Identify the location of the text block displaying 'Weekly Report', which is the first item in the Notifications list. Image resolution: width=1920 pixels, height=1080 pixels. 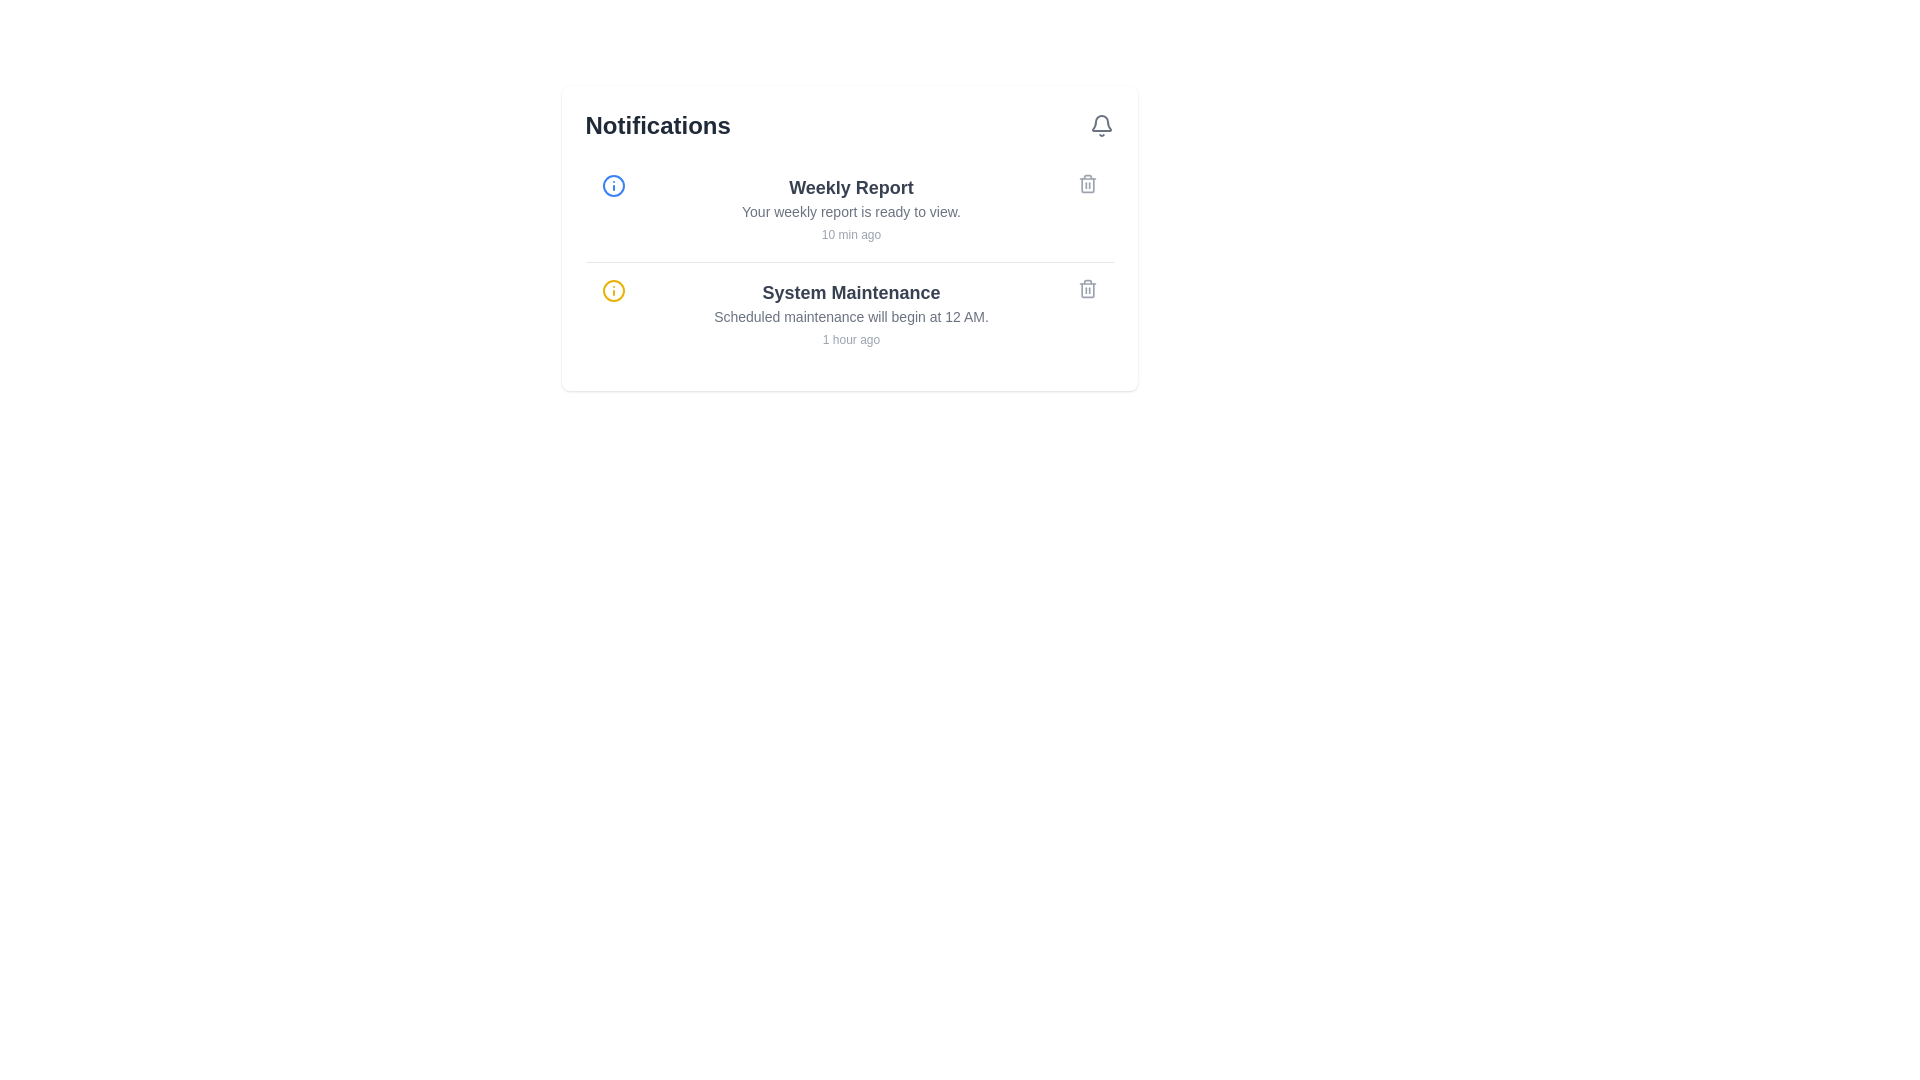
(851, 209).